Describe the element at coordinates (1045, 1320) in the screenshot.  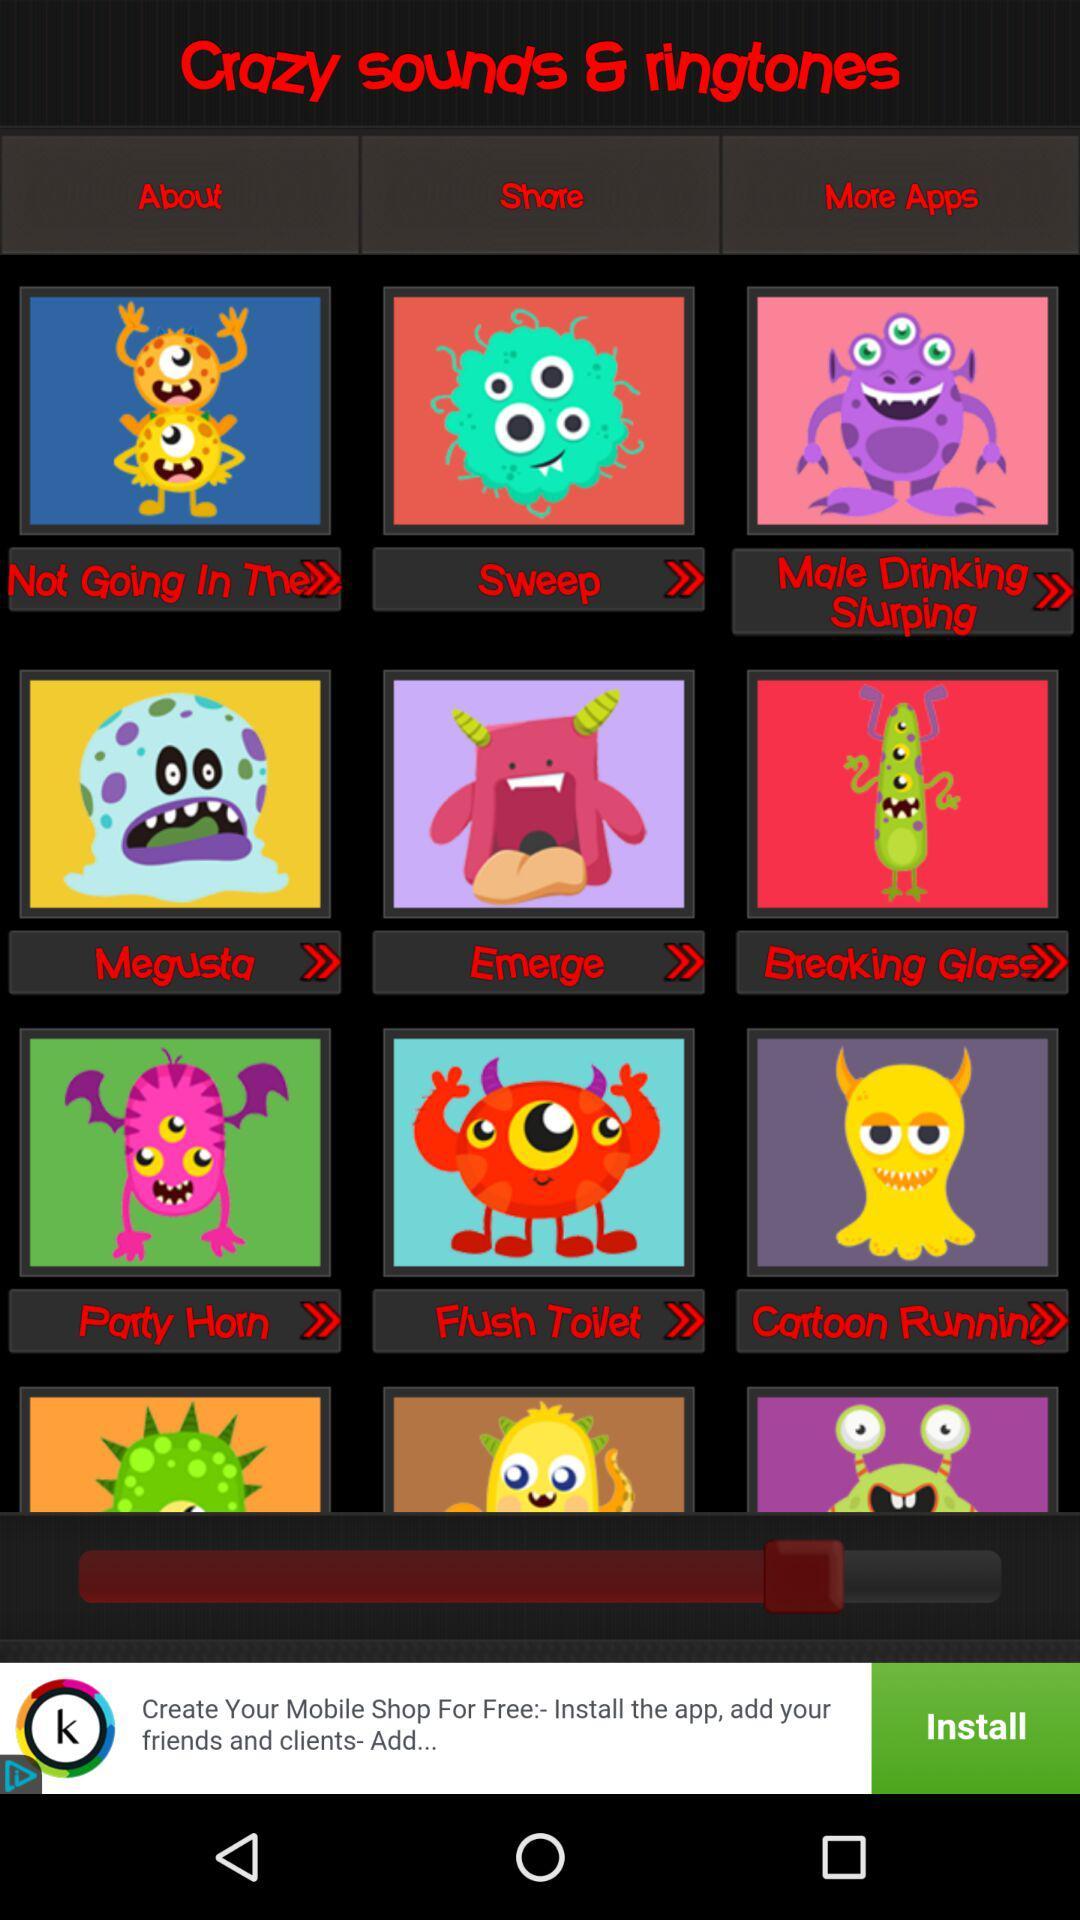
I see `go the page for this item` at that location.